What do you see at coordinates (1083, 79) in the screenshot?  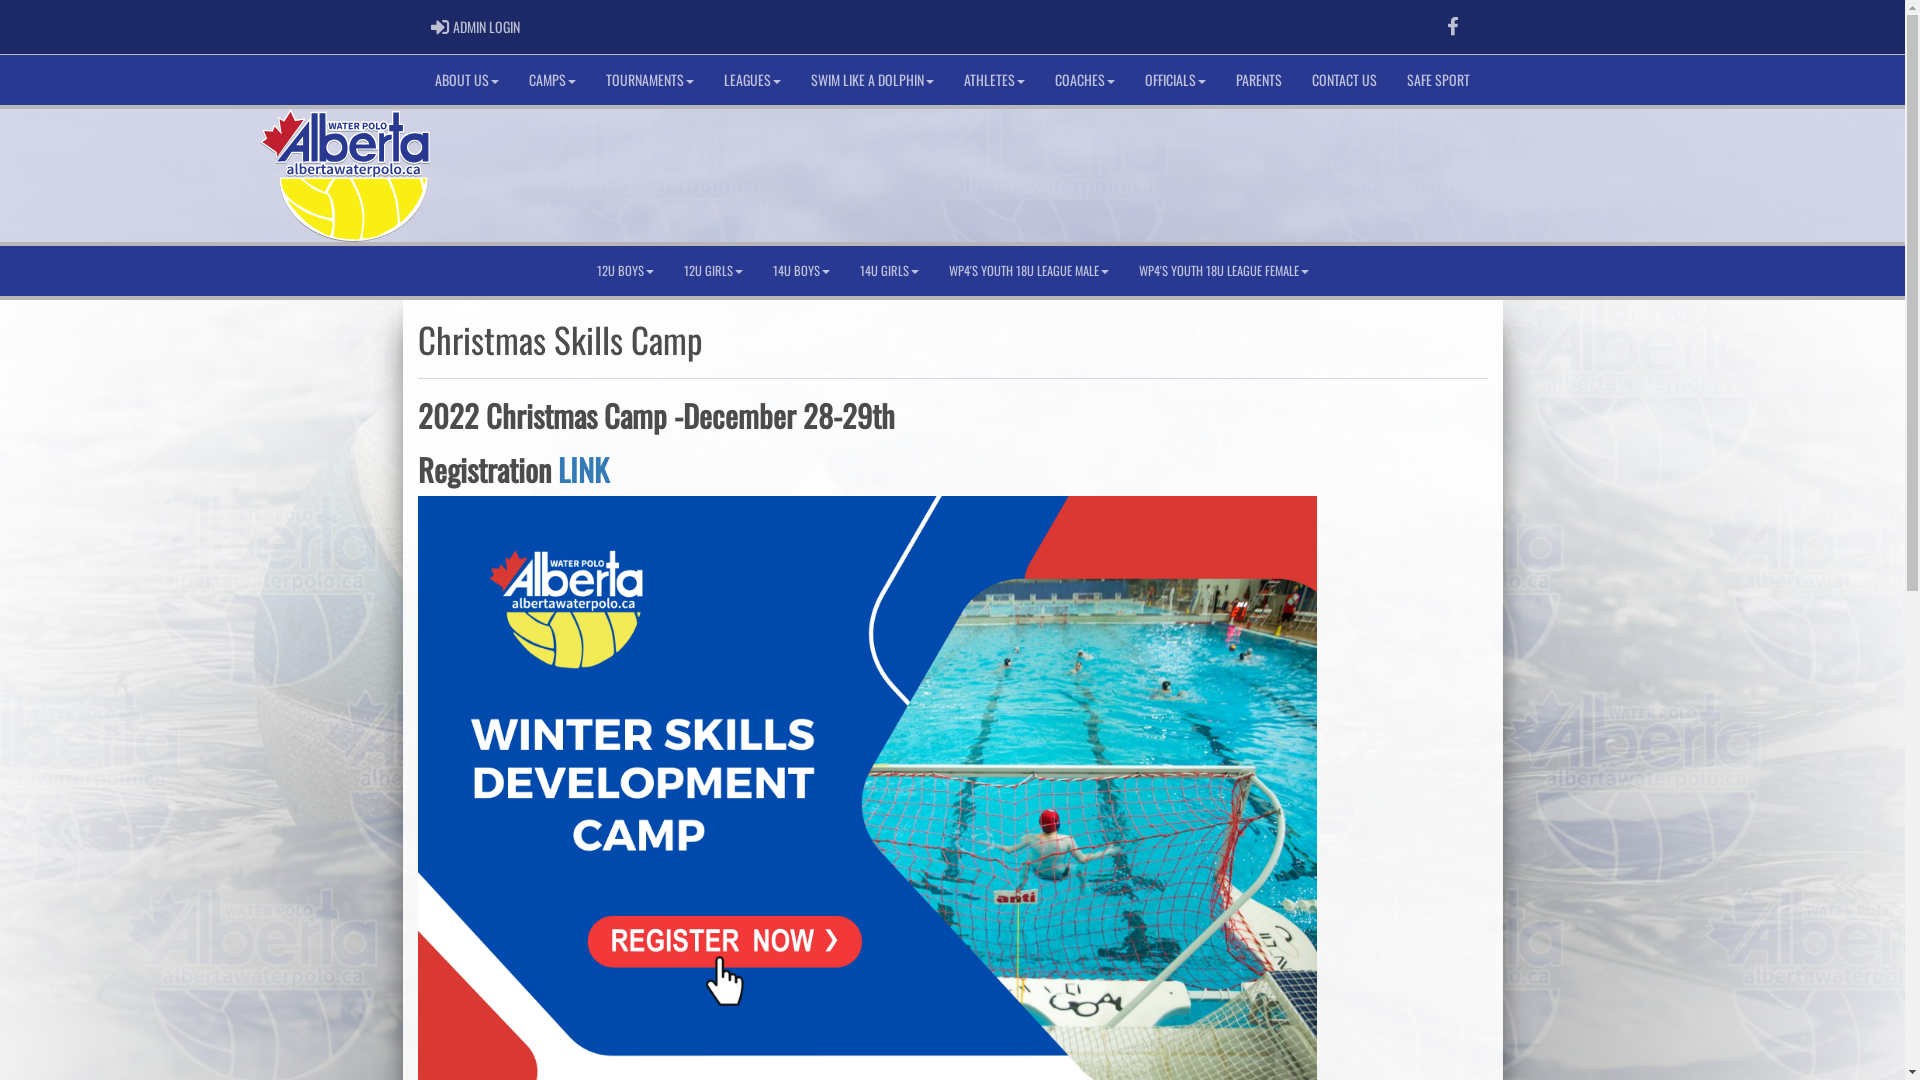 I see `'COACHES'` at bounding box center [1083, 79].